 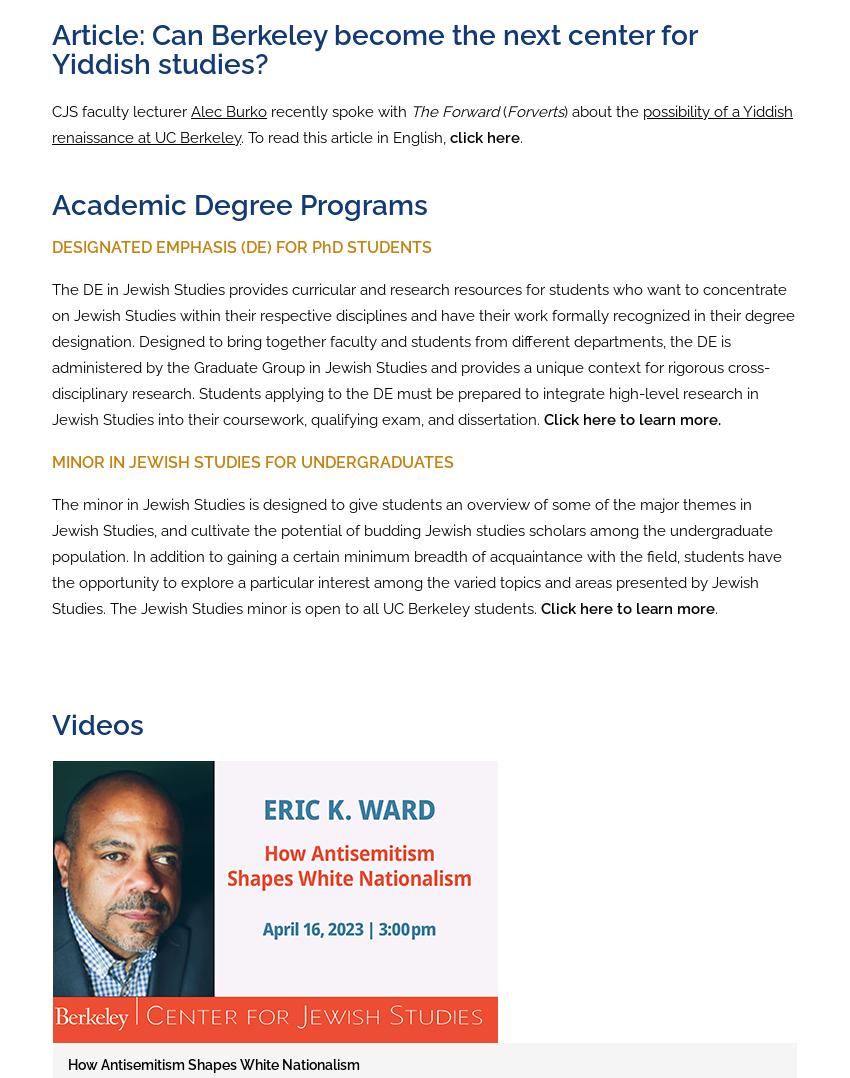 What do you see at coordinates (52, 723) in the screenshot?
I see `'Videos'` at bounding box center [52, 723].